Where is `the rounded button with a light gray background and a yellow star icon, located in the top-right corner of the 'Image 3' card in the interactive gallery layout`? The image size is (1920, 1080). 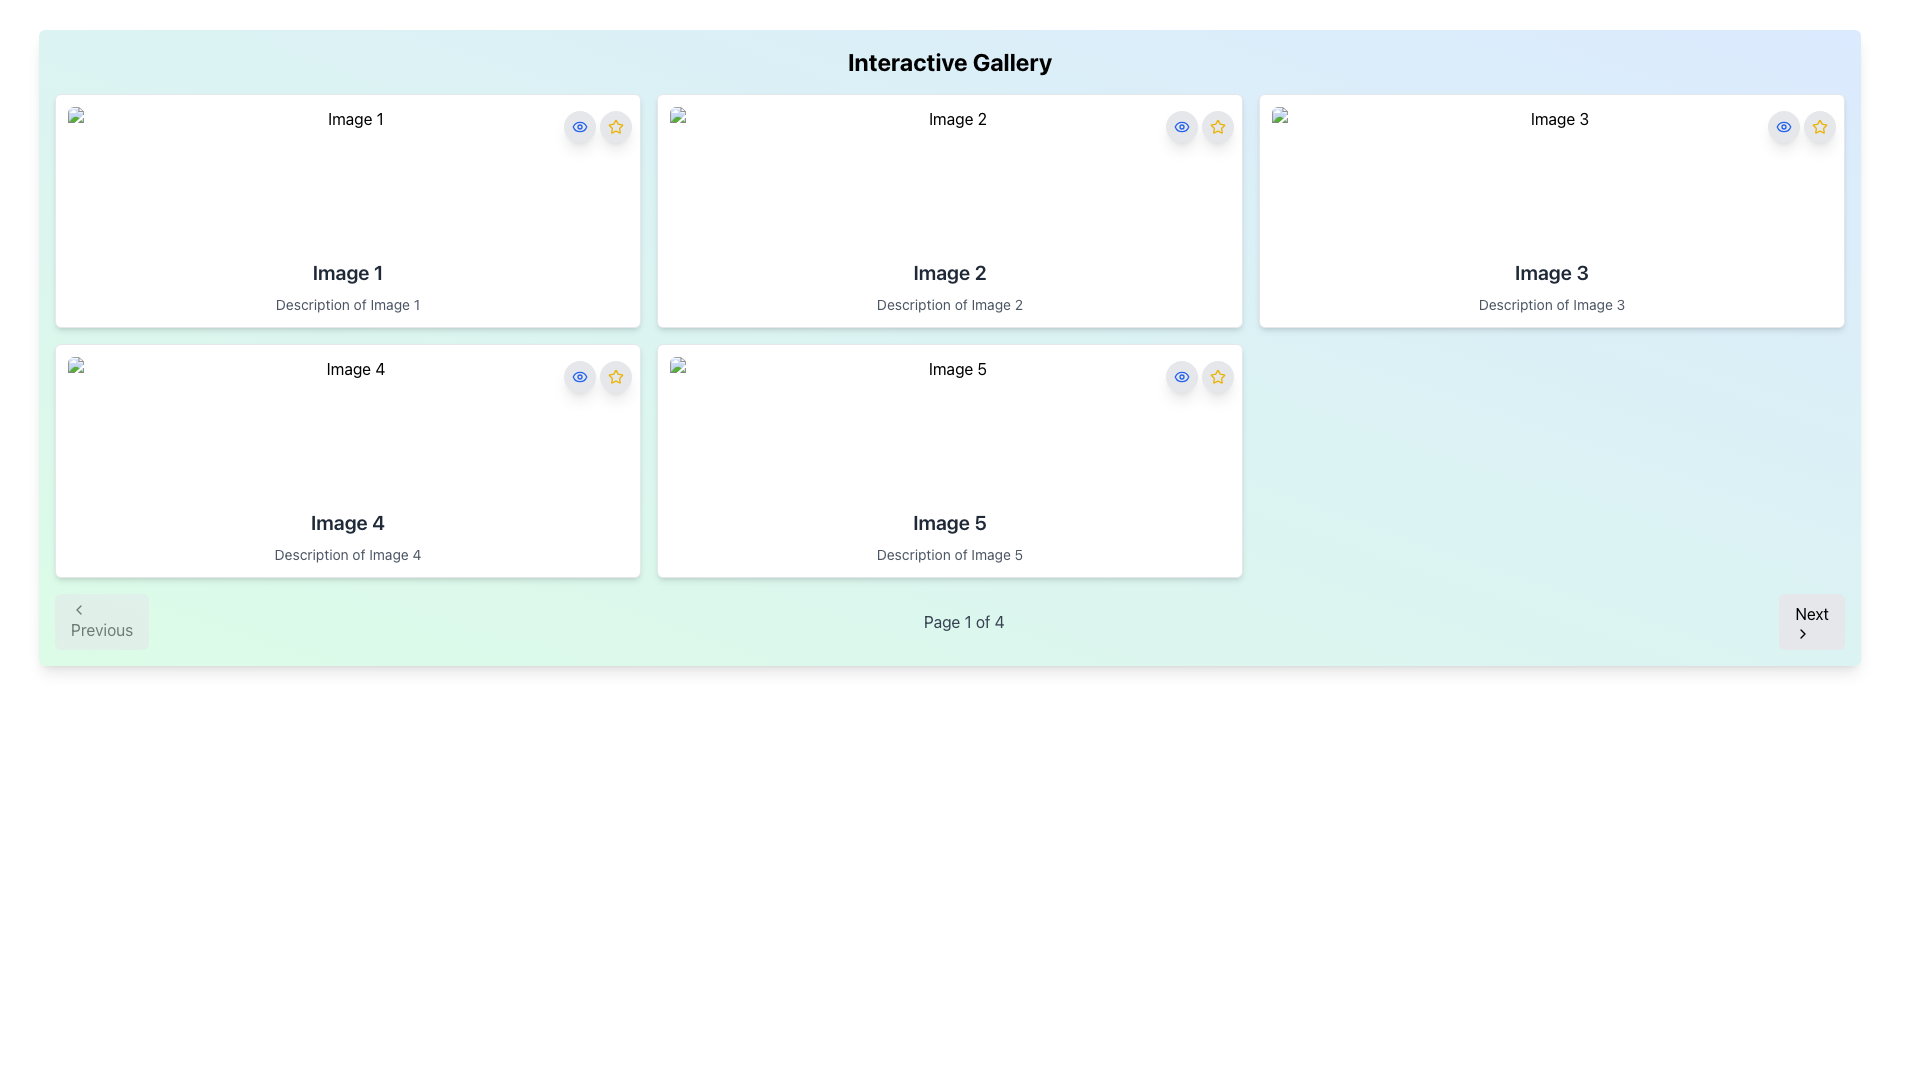
the rounded button with a light gray background and a yellow star icon, located in the top-right corner of the 'Image 3' card in the interactive gallery layout is located at coordinates (1819, 127).